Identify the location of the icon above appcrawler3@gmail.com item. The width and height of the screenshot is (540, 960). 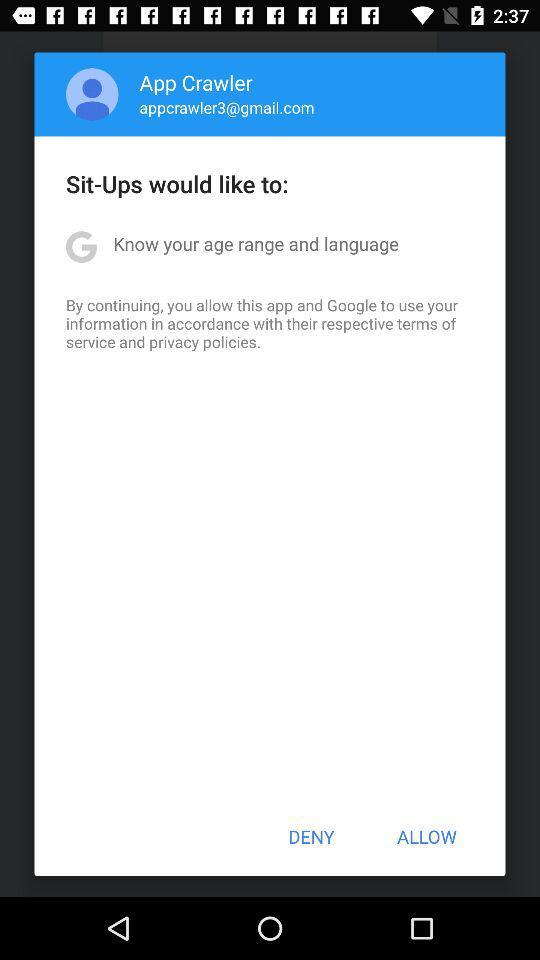
(196, 82).